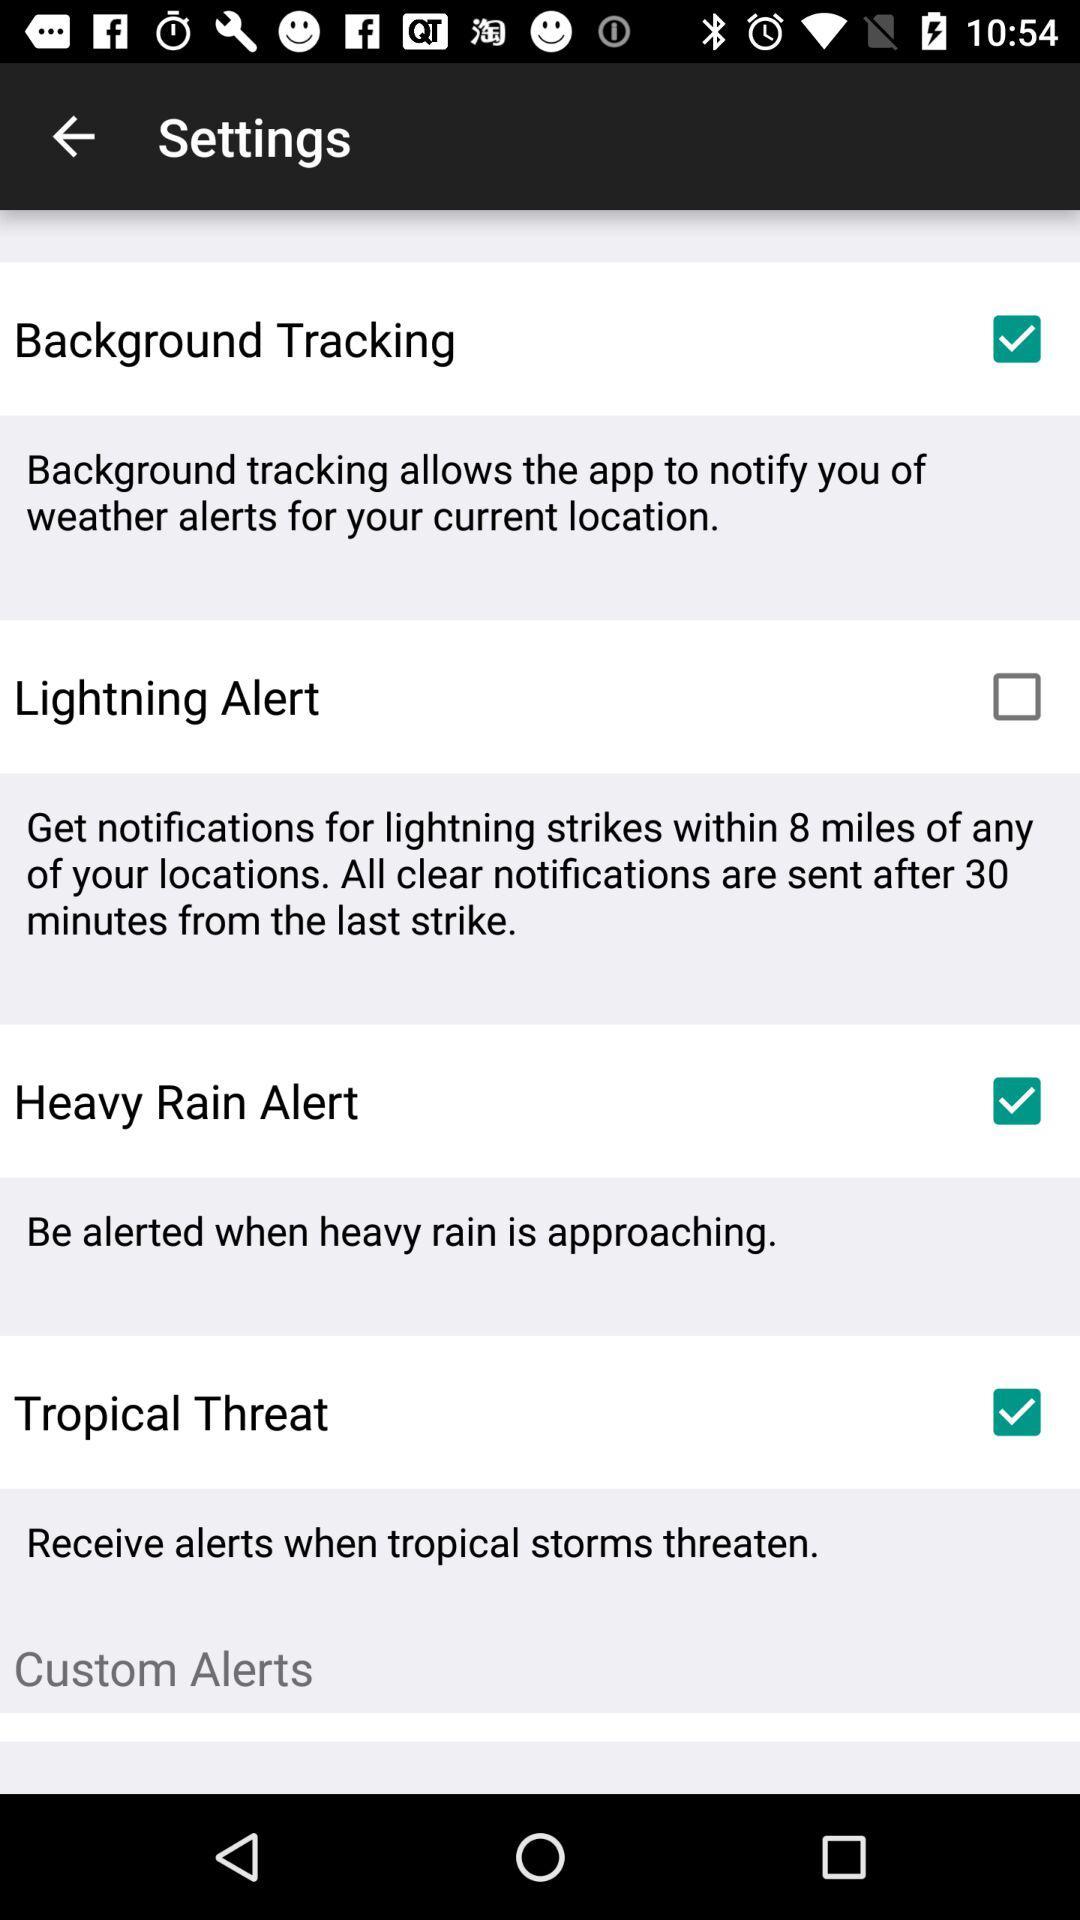 The image size is (1080, 1920). What do you see at coordinates (1017, 696) in the screenshot?
I see `lightning alert notifications` at bounding box center [1017, 696].